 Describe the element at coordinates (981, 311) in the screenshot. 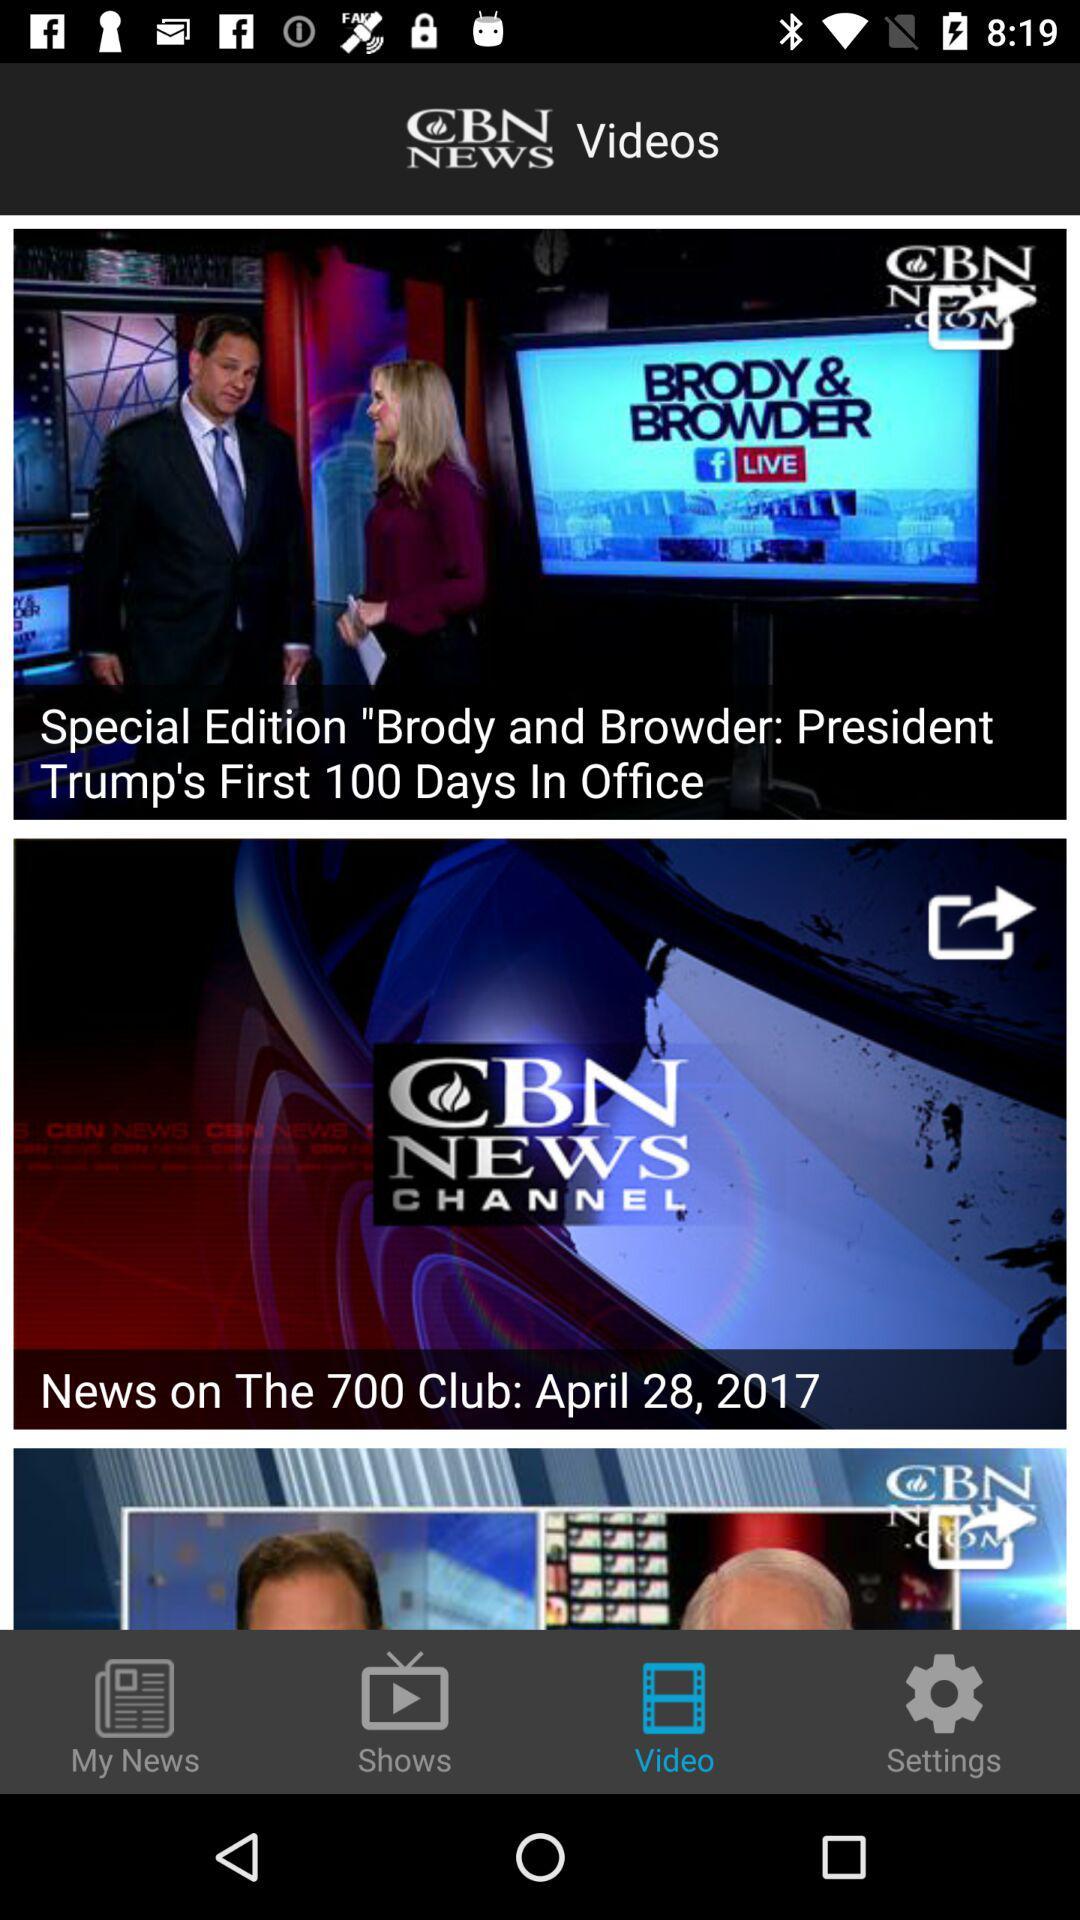

I see `cbn website` at that location.